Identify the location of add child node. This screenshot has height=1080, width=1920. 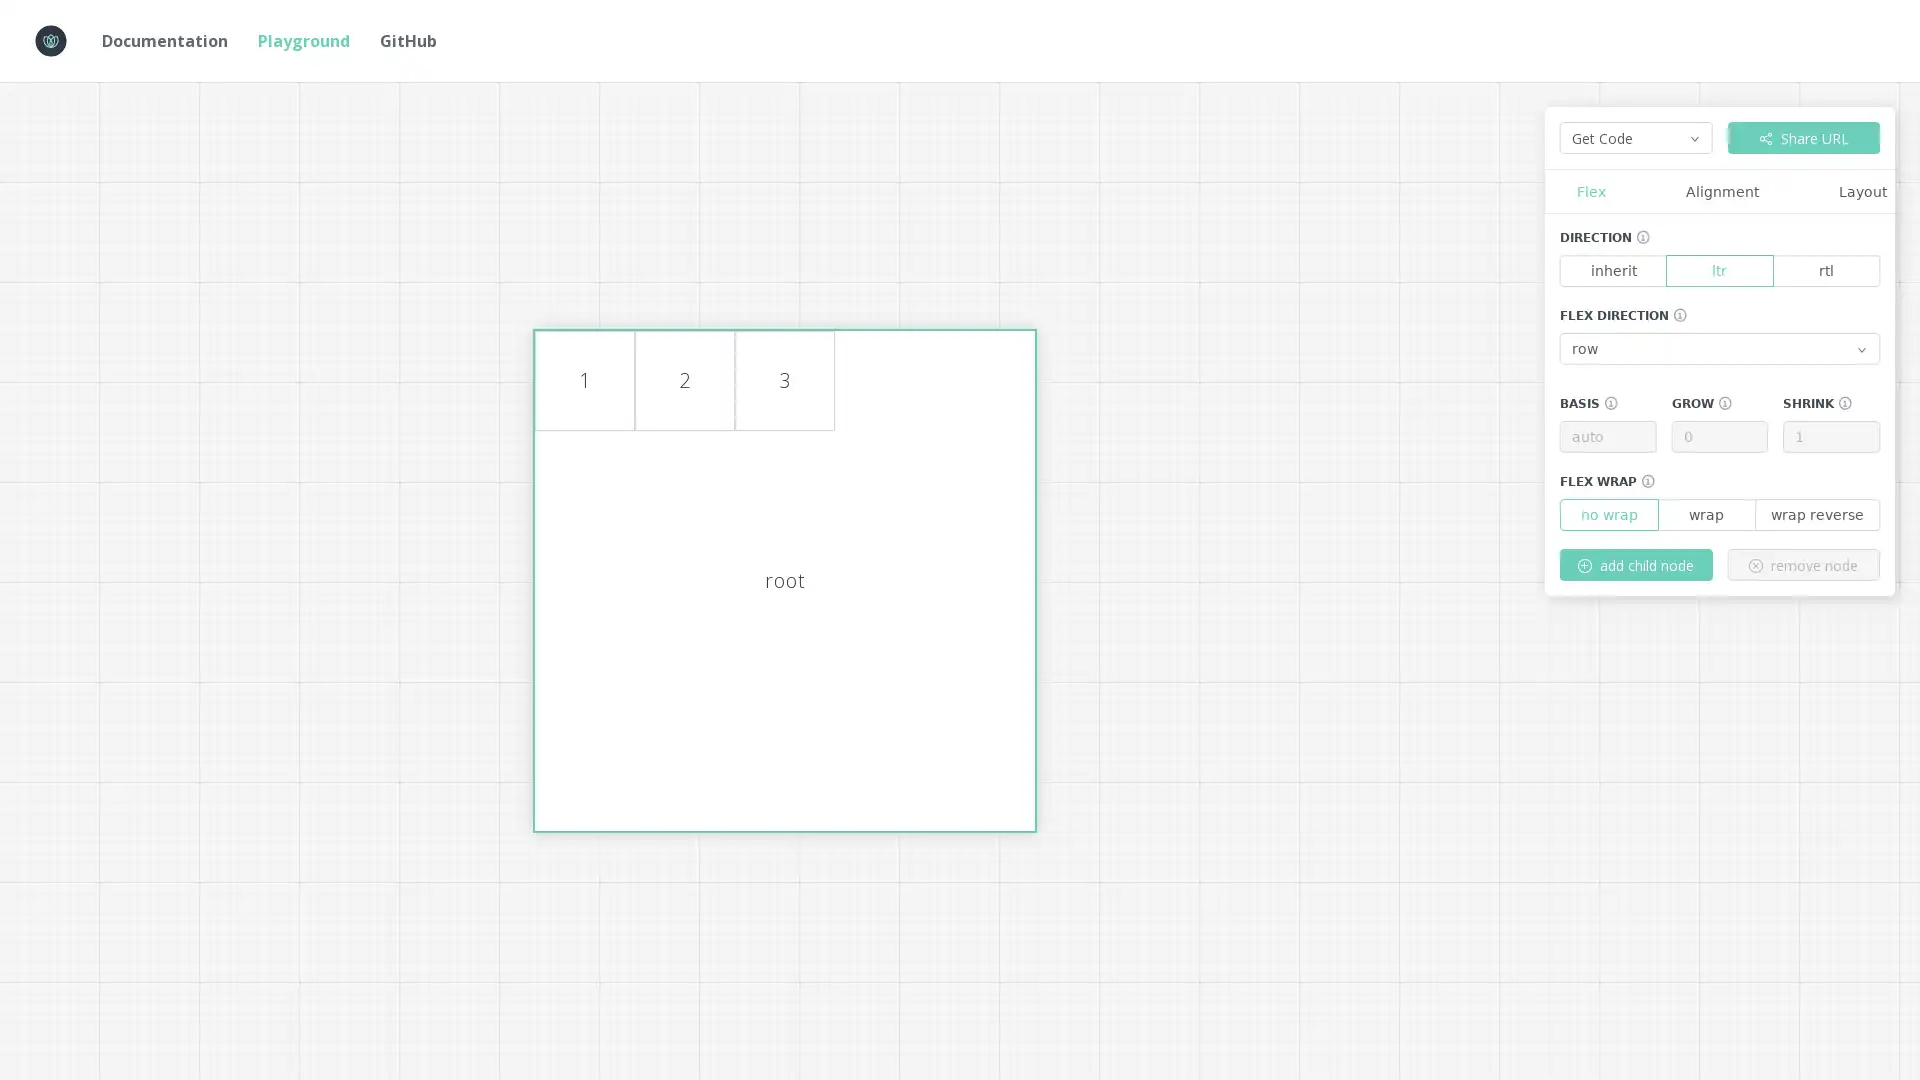
(1636, 564).